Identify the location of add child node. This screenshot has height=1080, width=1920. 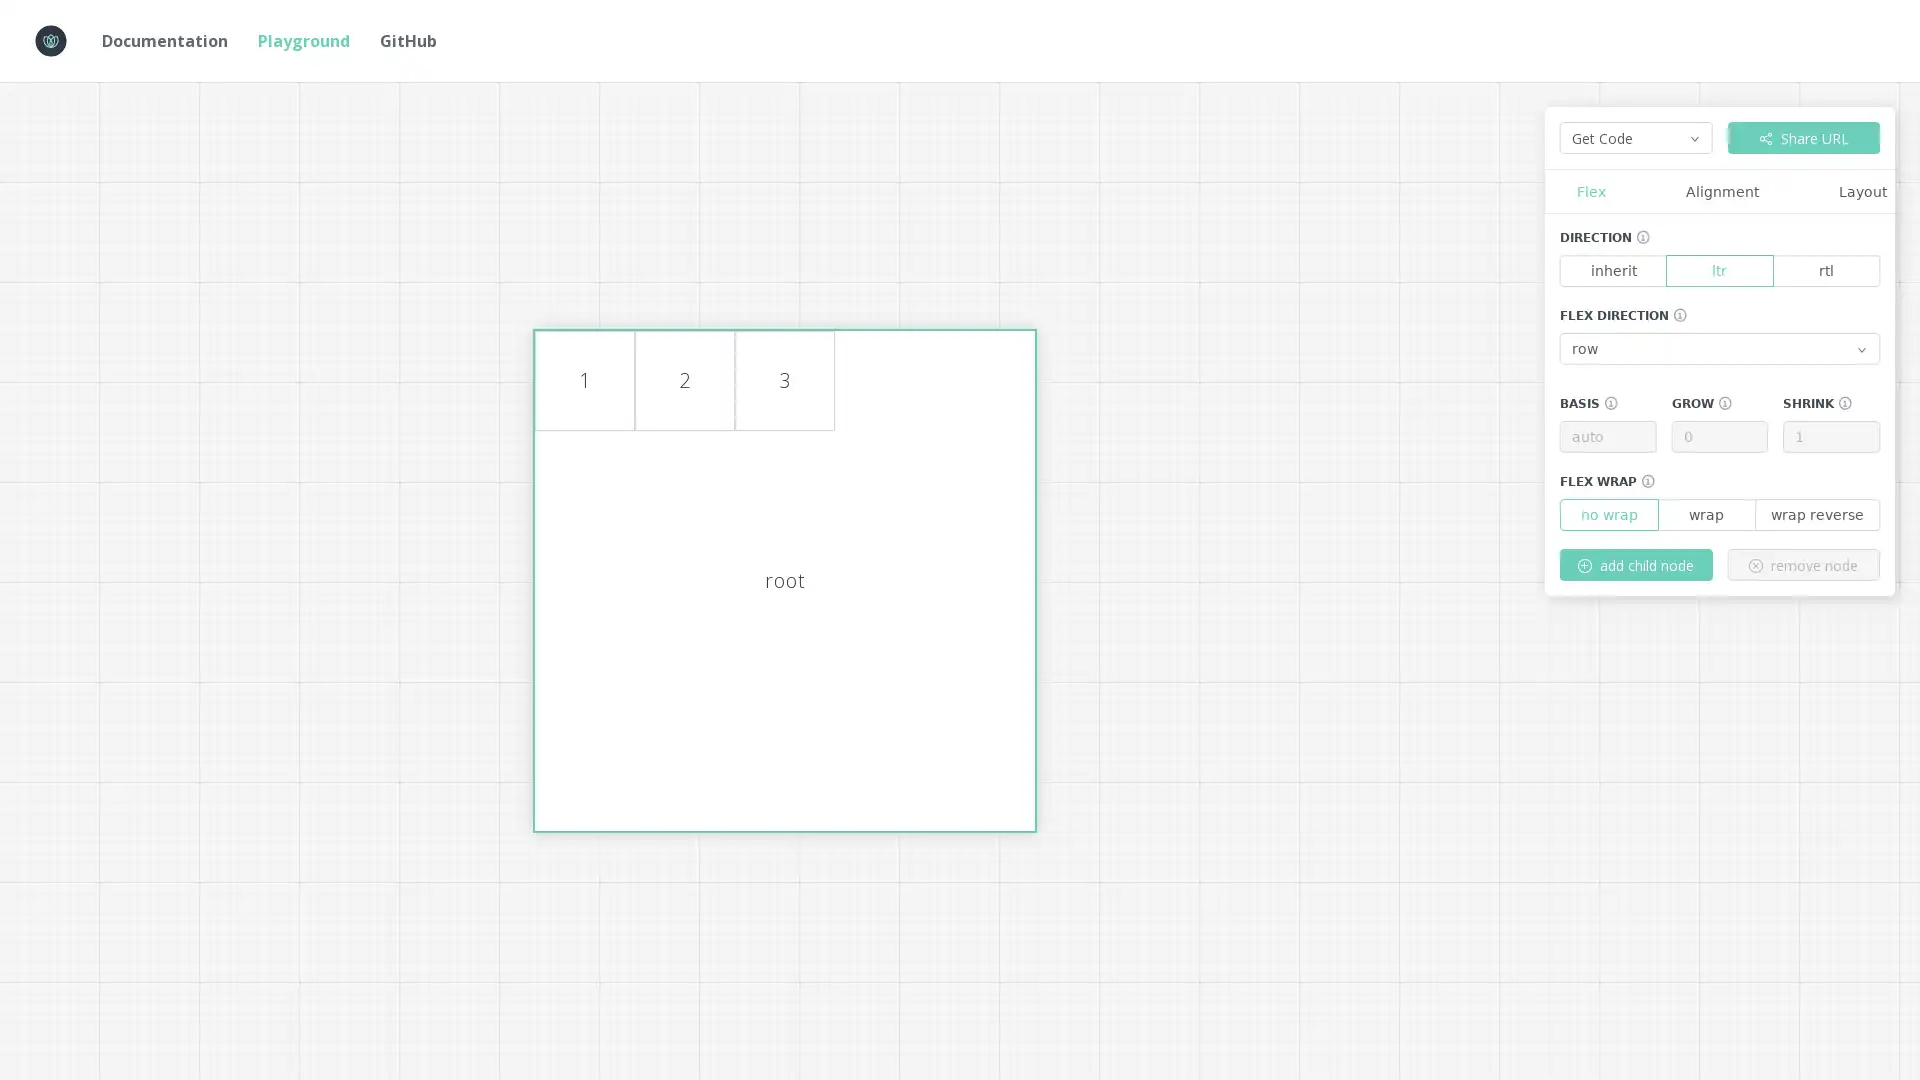
(1636, 564).